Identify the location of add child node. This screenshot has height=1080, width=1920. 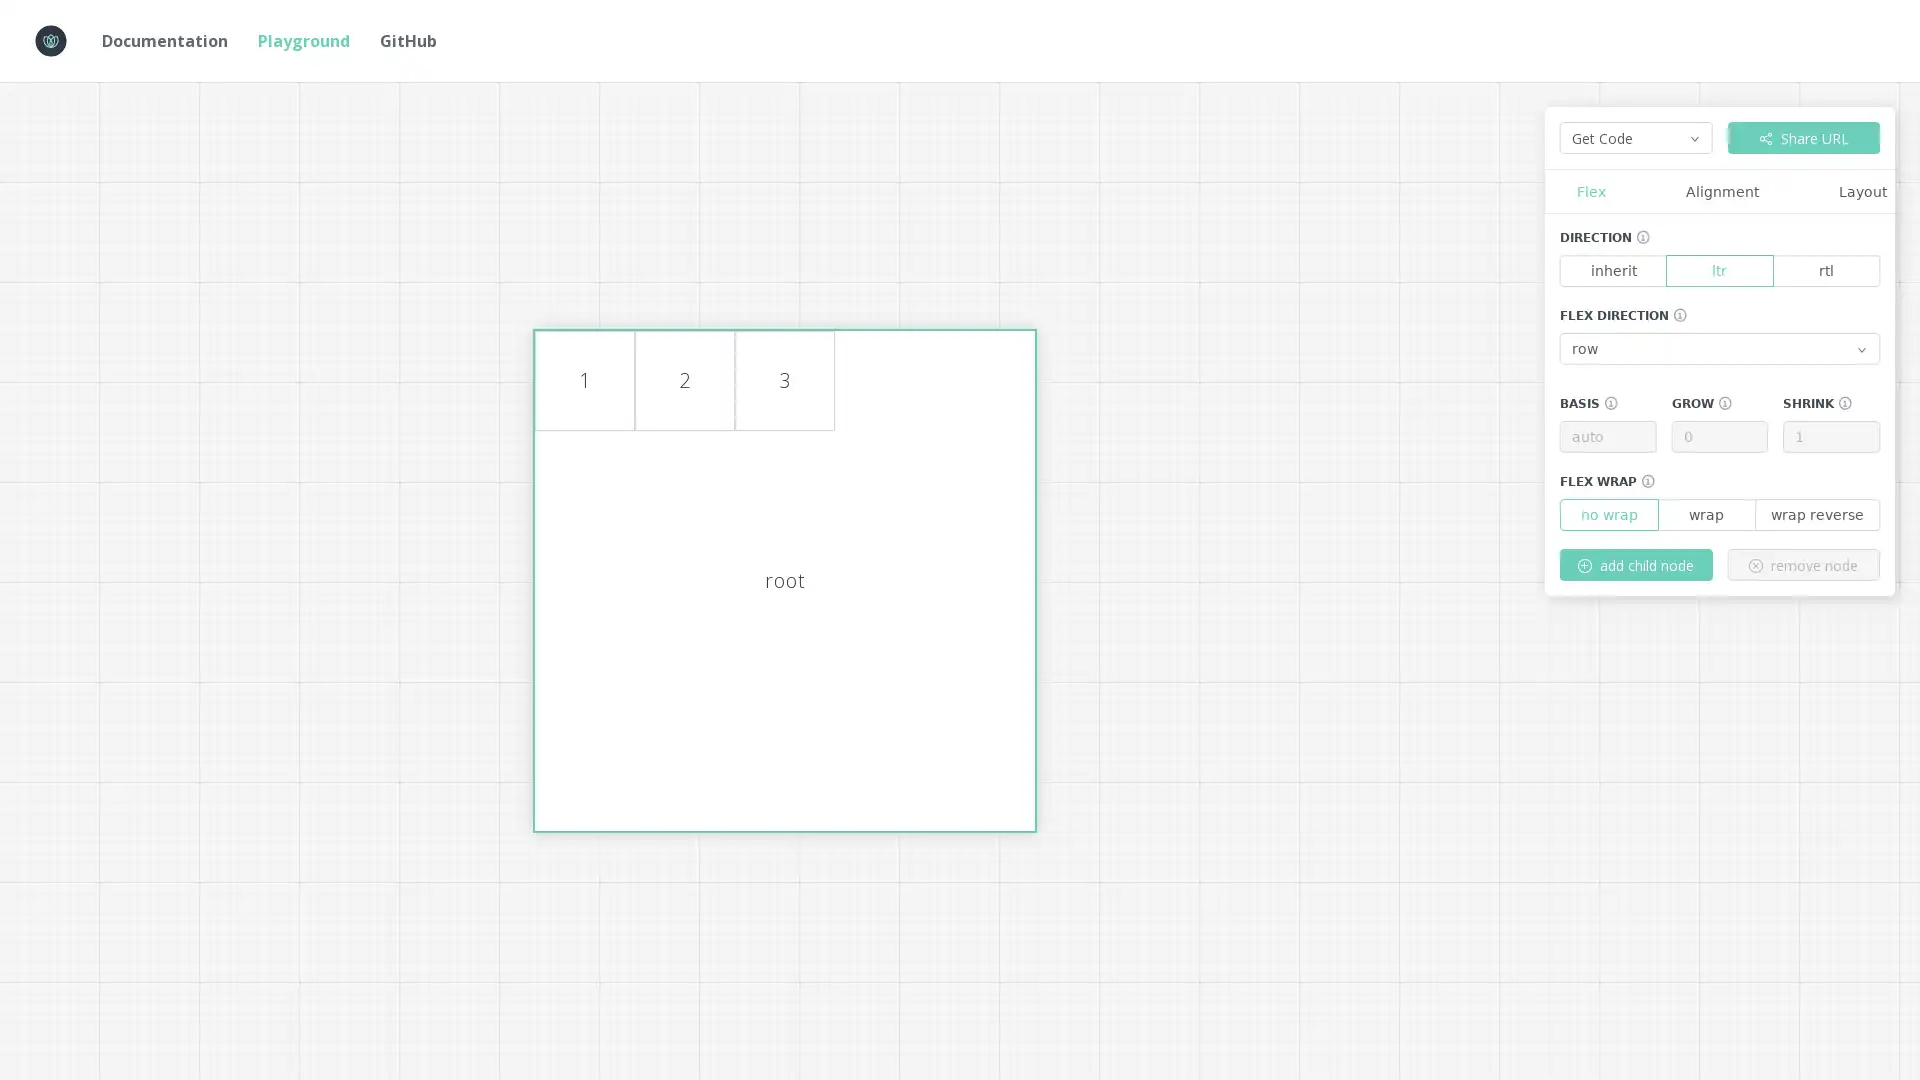
(1636, 564).